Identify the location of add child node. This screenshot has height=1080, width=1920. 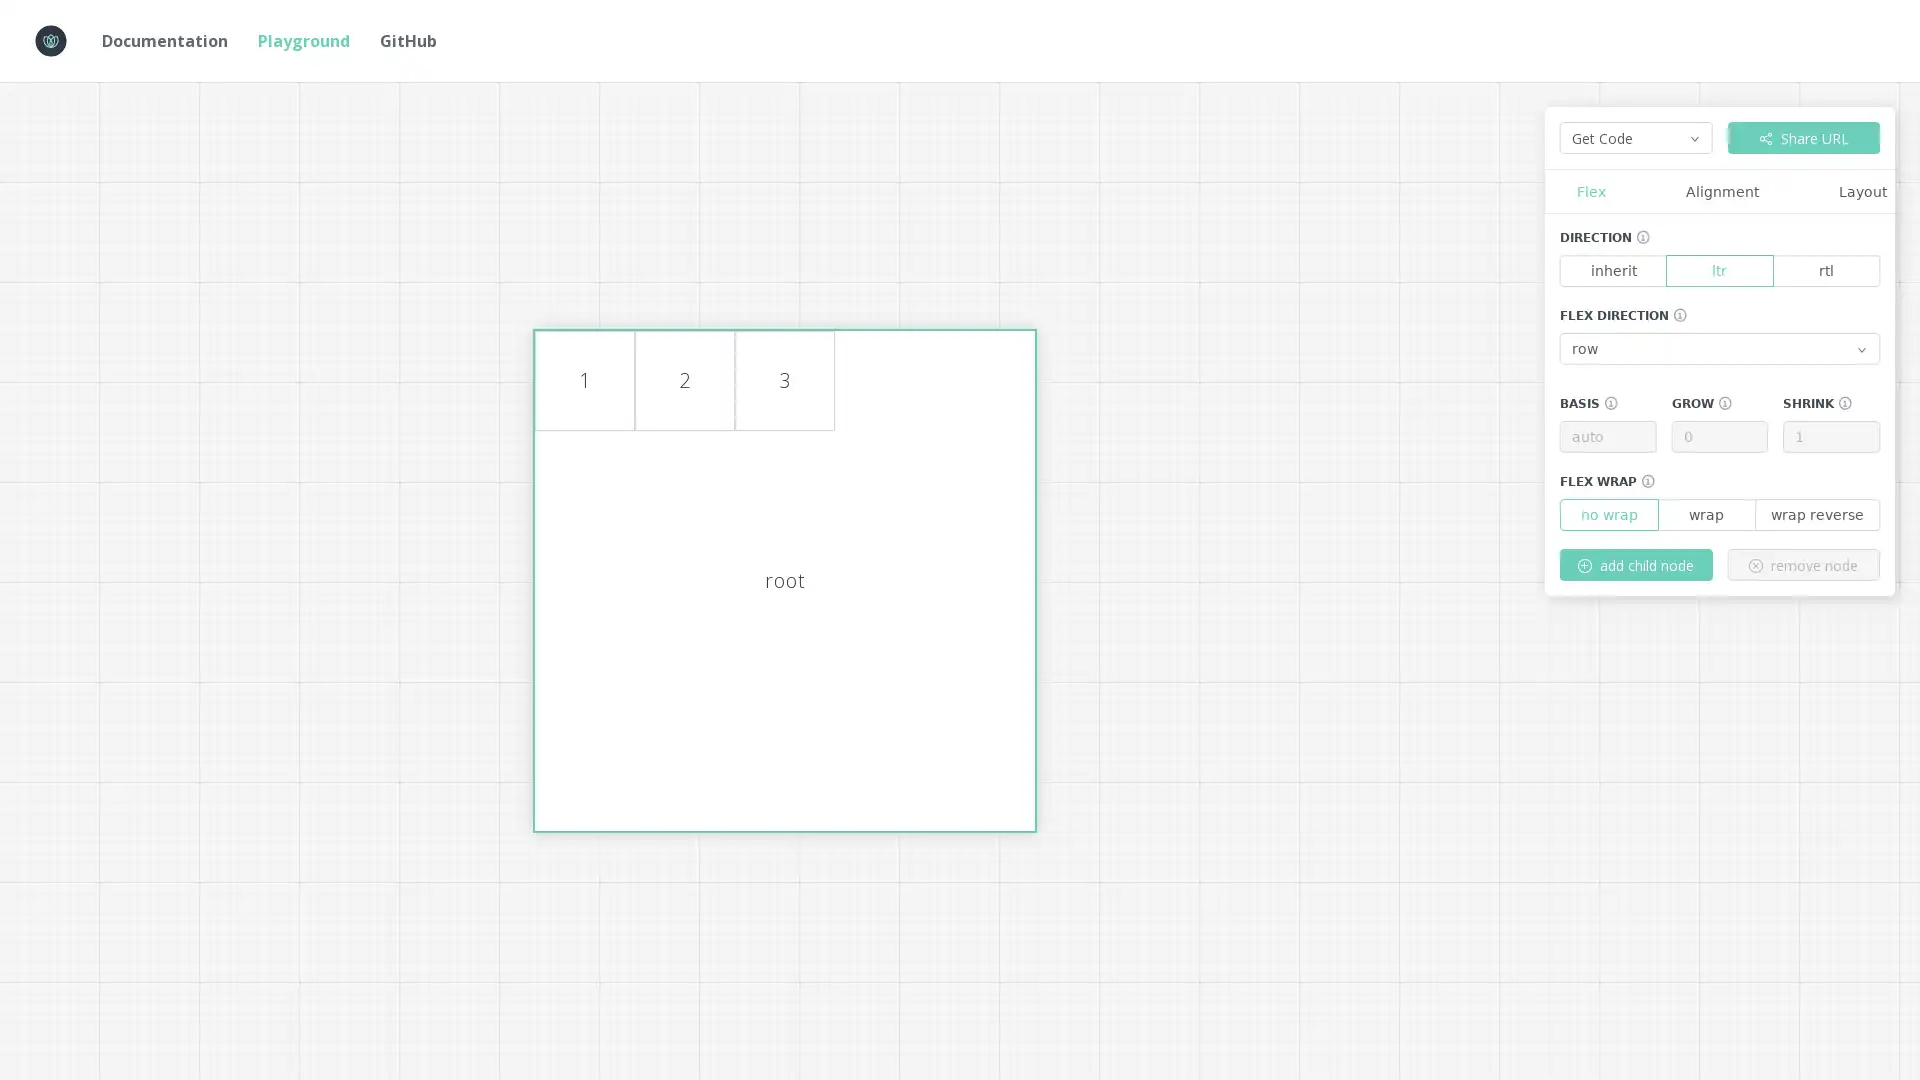
(1636, 564).